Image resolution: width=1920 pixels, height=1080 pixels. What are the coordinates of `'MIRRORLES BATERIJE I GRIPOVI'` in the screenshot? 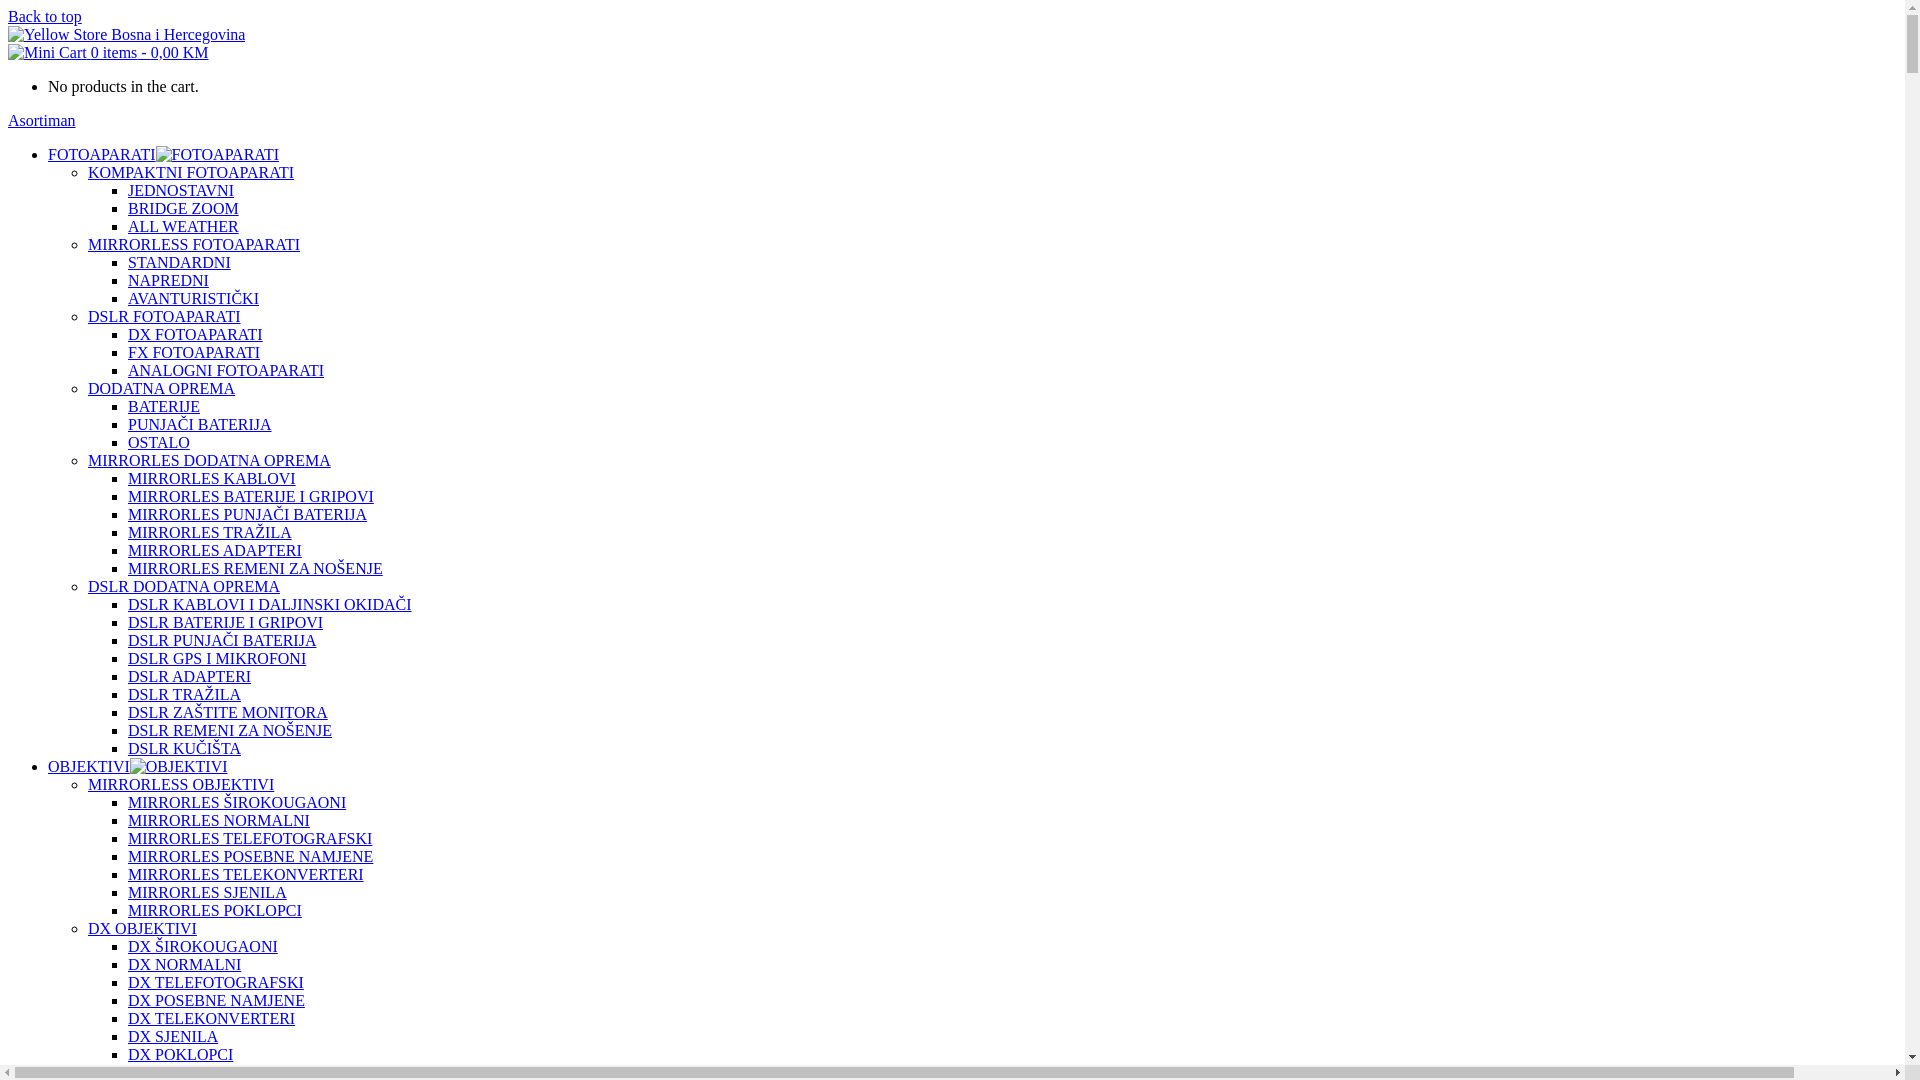 It's located at (249, 495).